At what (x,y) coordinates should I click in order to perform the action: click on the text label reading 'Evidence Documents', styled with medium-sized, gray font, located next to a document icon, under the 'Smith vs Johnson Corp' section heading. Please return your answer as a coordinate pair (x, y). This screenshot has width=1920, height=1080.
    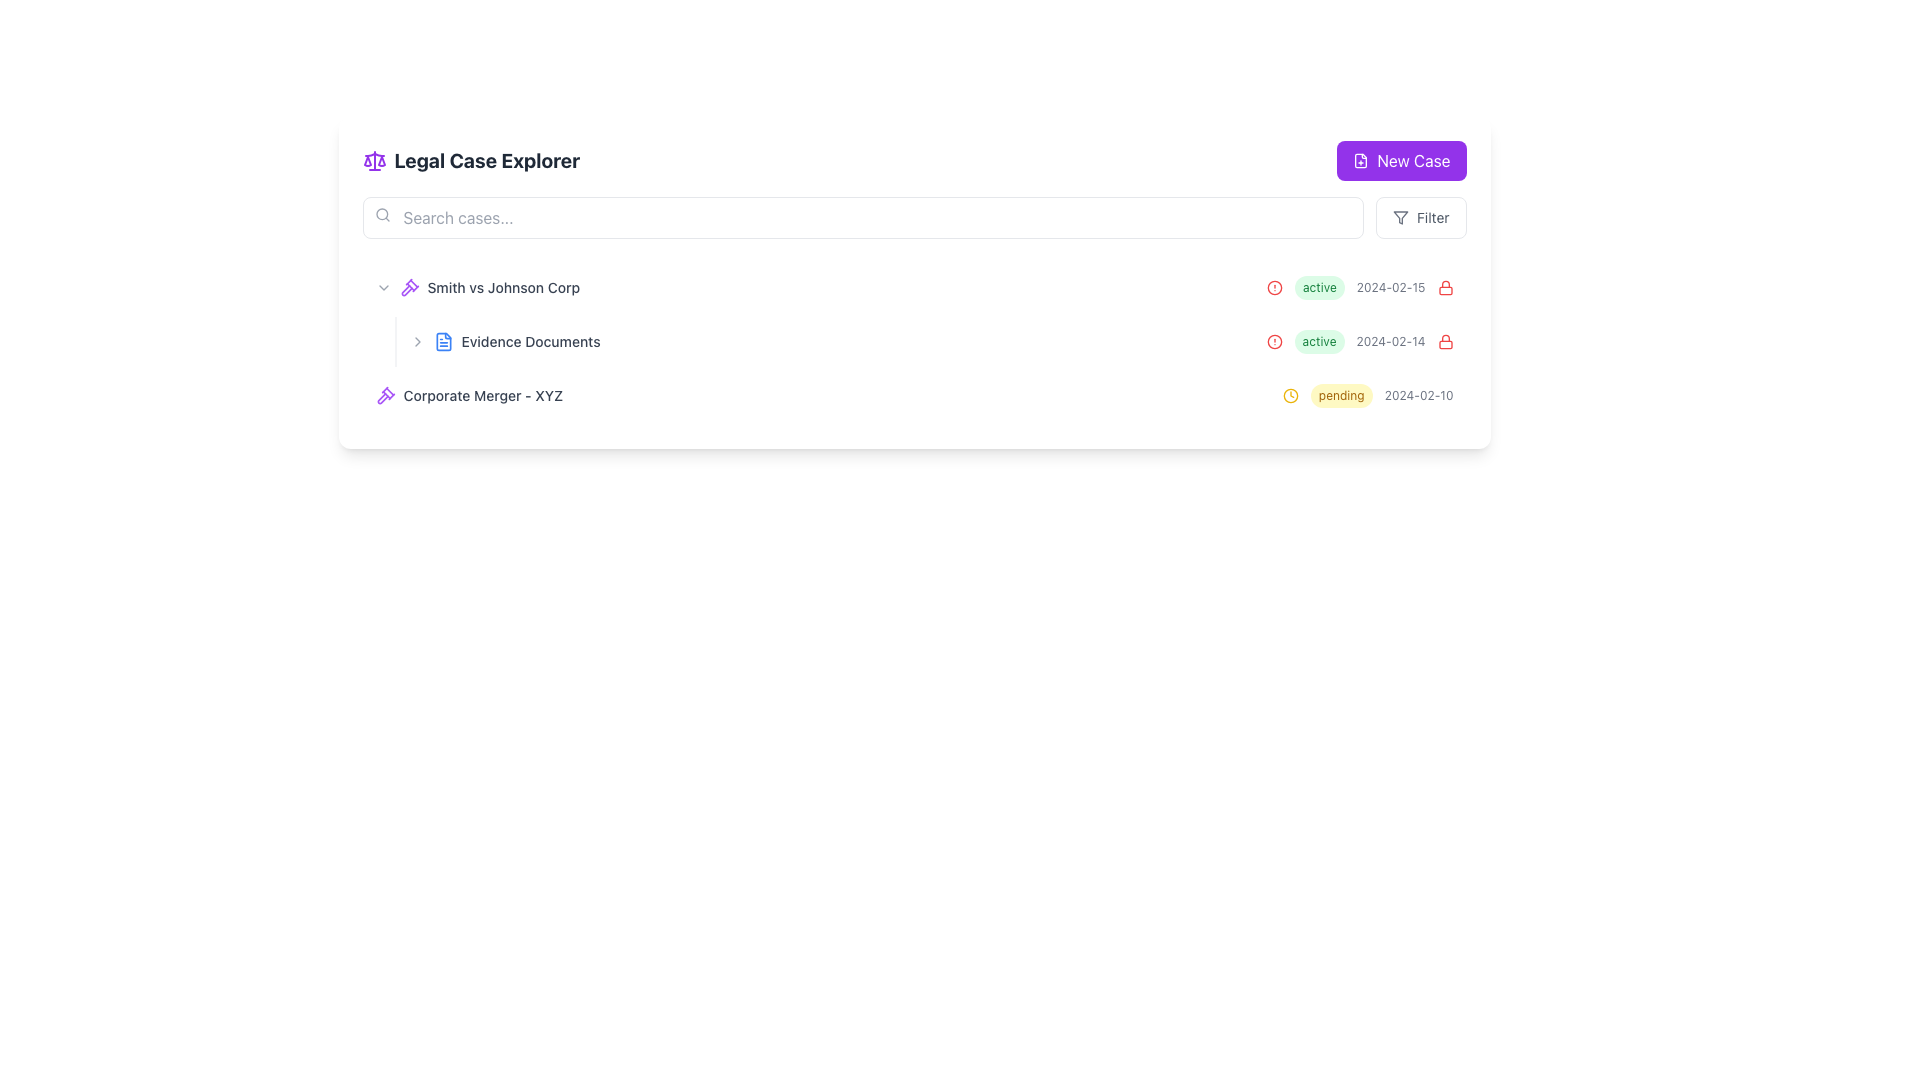
    Looking at the image, I should click on (531, 341).